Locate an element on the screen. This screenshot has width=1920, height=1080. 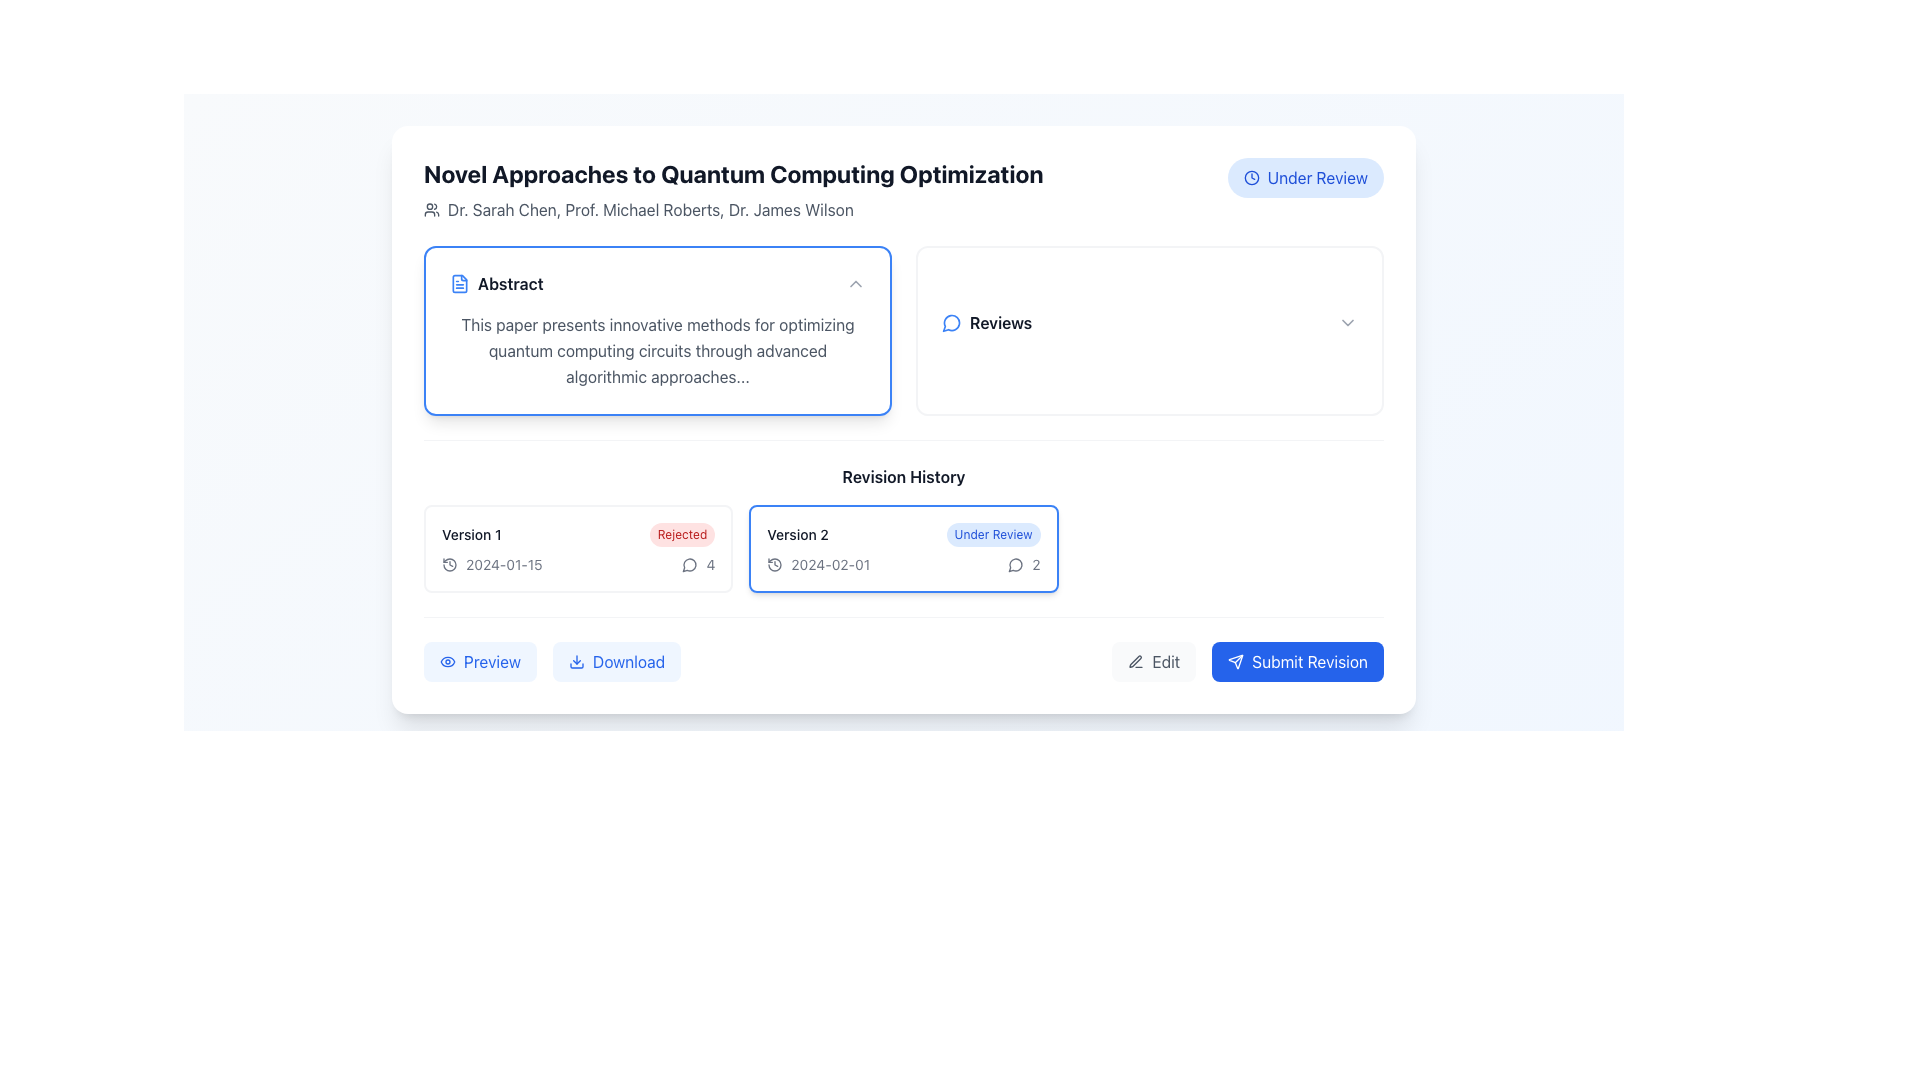
the styling and information of the text 'Abstract' displayed in bold near a blue document icon, located in the top-left portion of a summary box is located at coordinates (496, 284).